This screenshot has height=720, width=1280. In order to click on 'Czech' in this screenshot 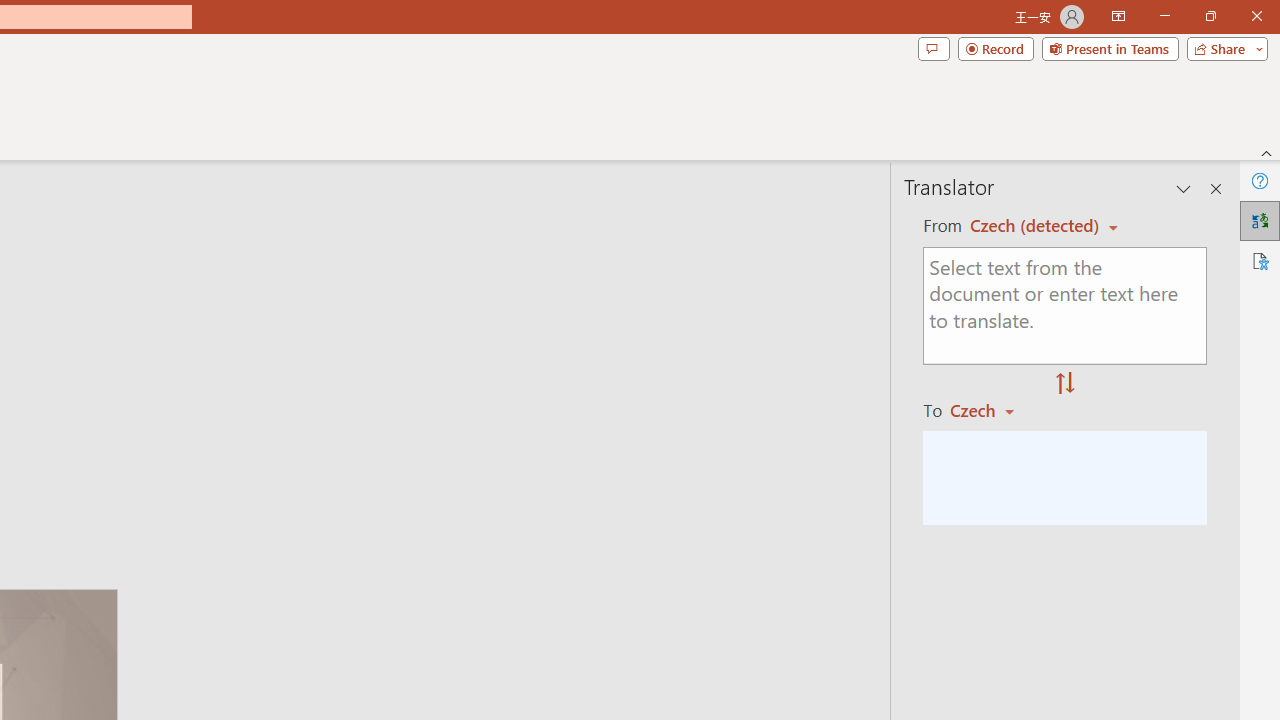, I will do `click(991, 409)`.